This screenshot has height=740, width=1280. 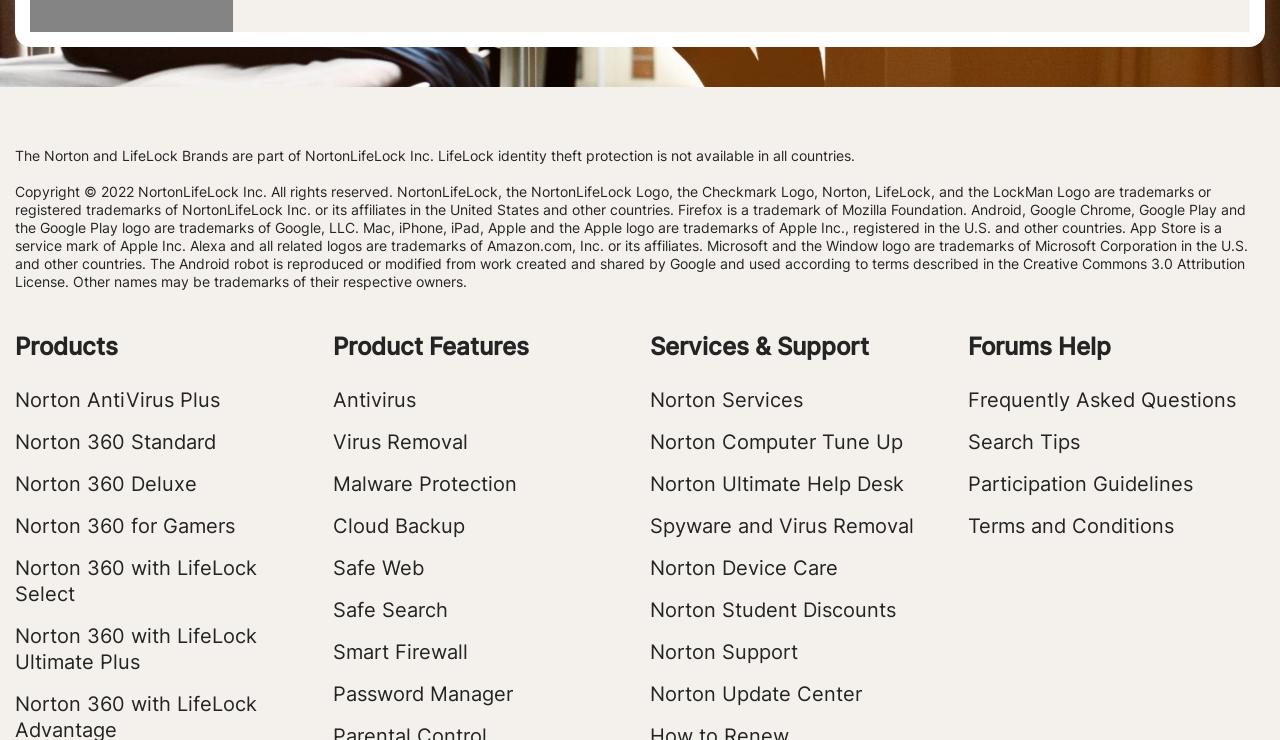 What do you see at coordinates (743, 567) in the screenshot?
I see `'Norton Device Care'` at bounding box center [743, 567].